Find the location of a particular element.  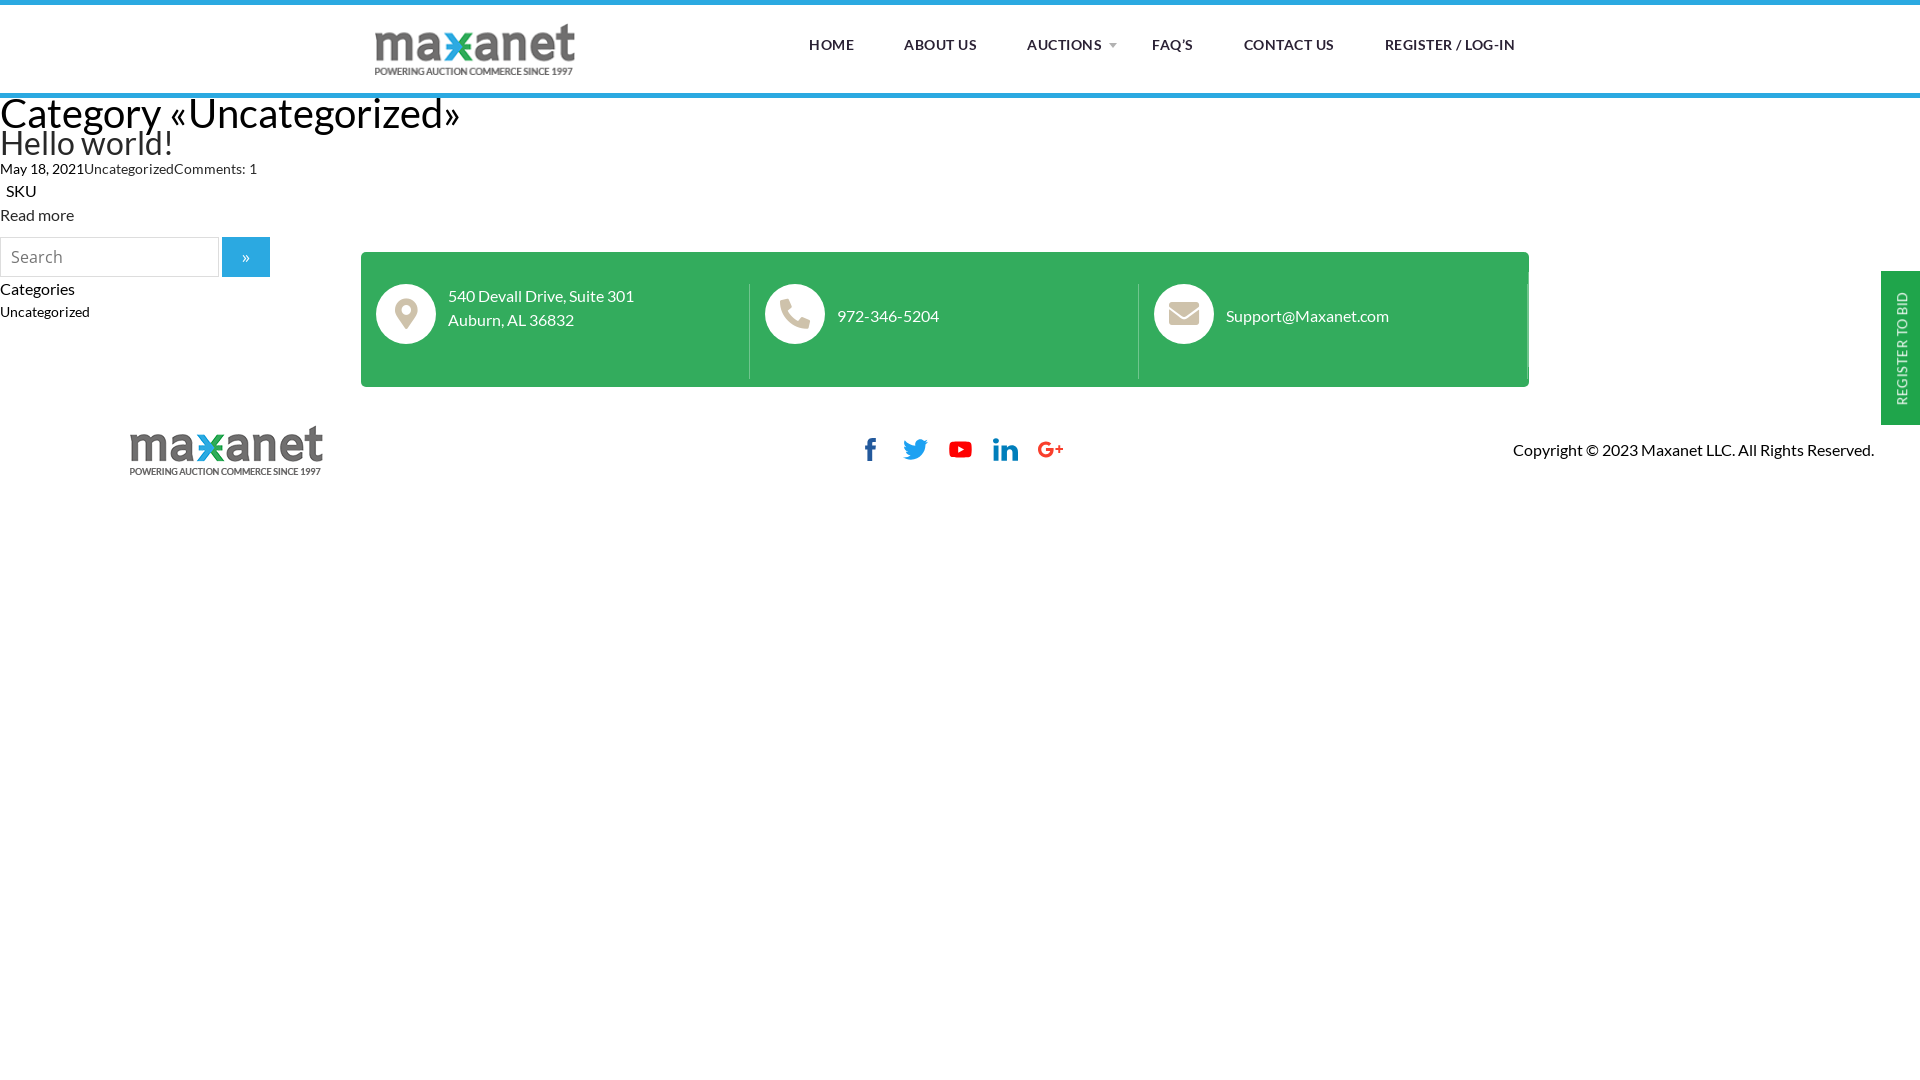

'Support@Maxanet.com' is located at coordinates (1224, 315).